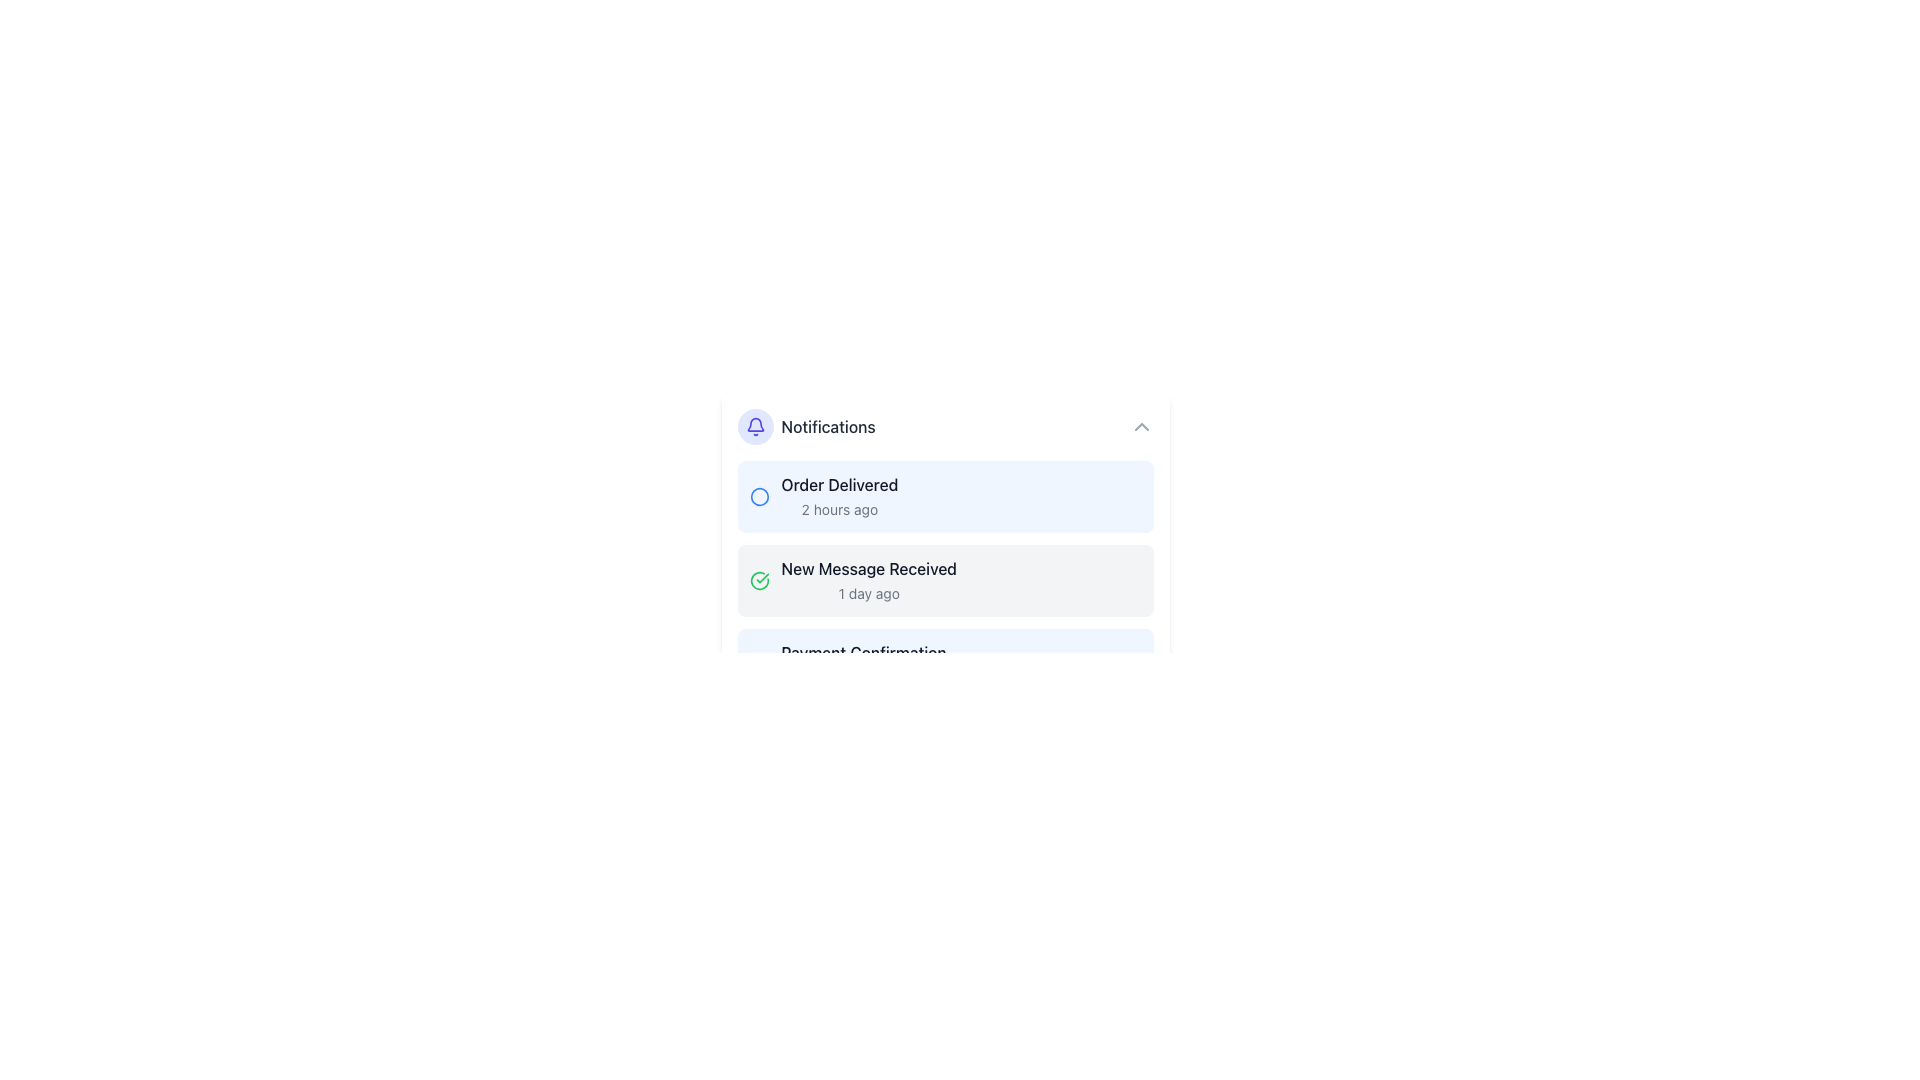 The width and height of the screenshot is (1920, 1080). Describe the element at coordinates (758, 496) in the screenshot. I see `the circular icon with a blue stroke that indicates the status of the 'Order Delivered' notification` at that location.